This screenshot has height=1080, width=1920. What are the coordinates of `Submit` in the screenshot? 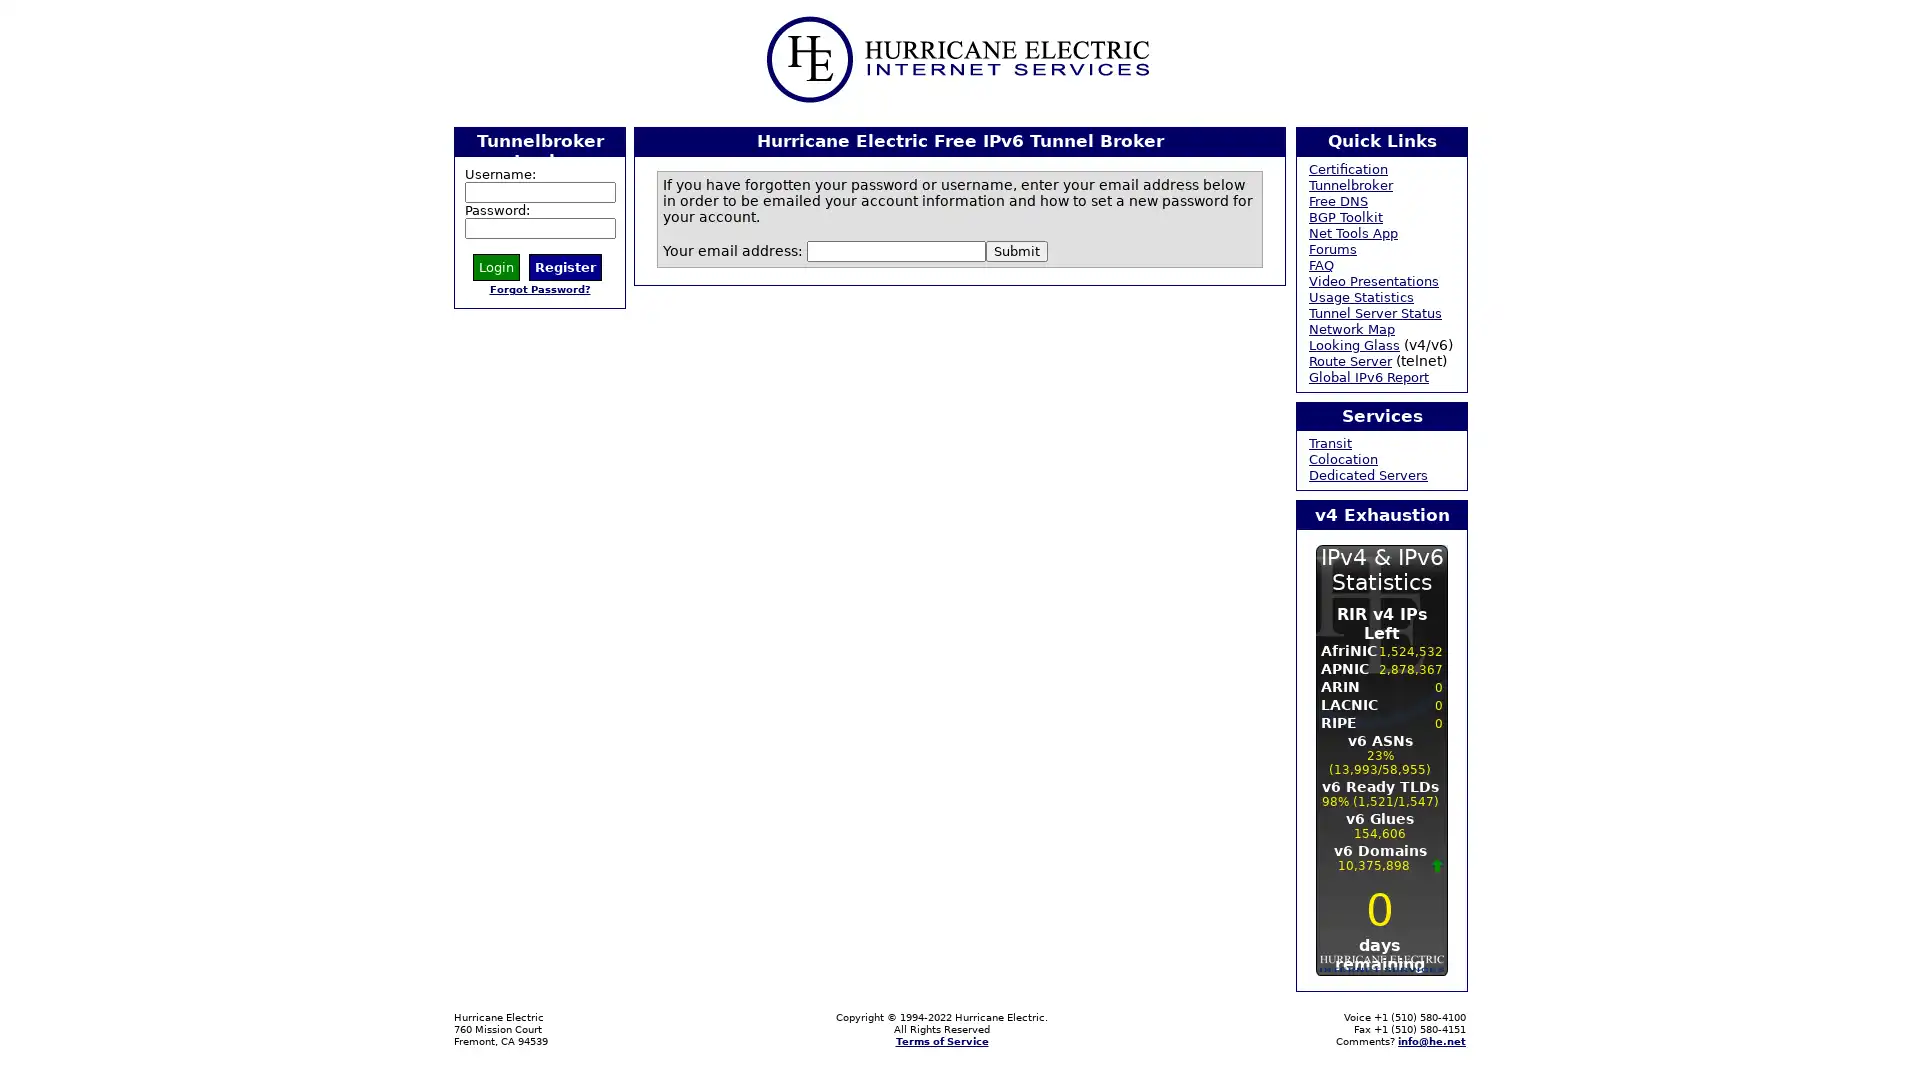 It's located at (1017, 249).